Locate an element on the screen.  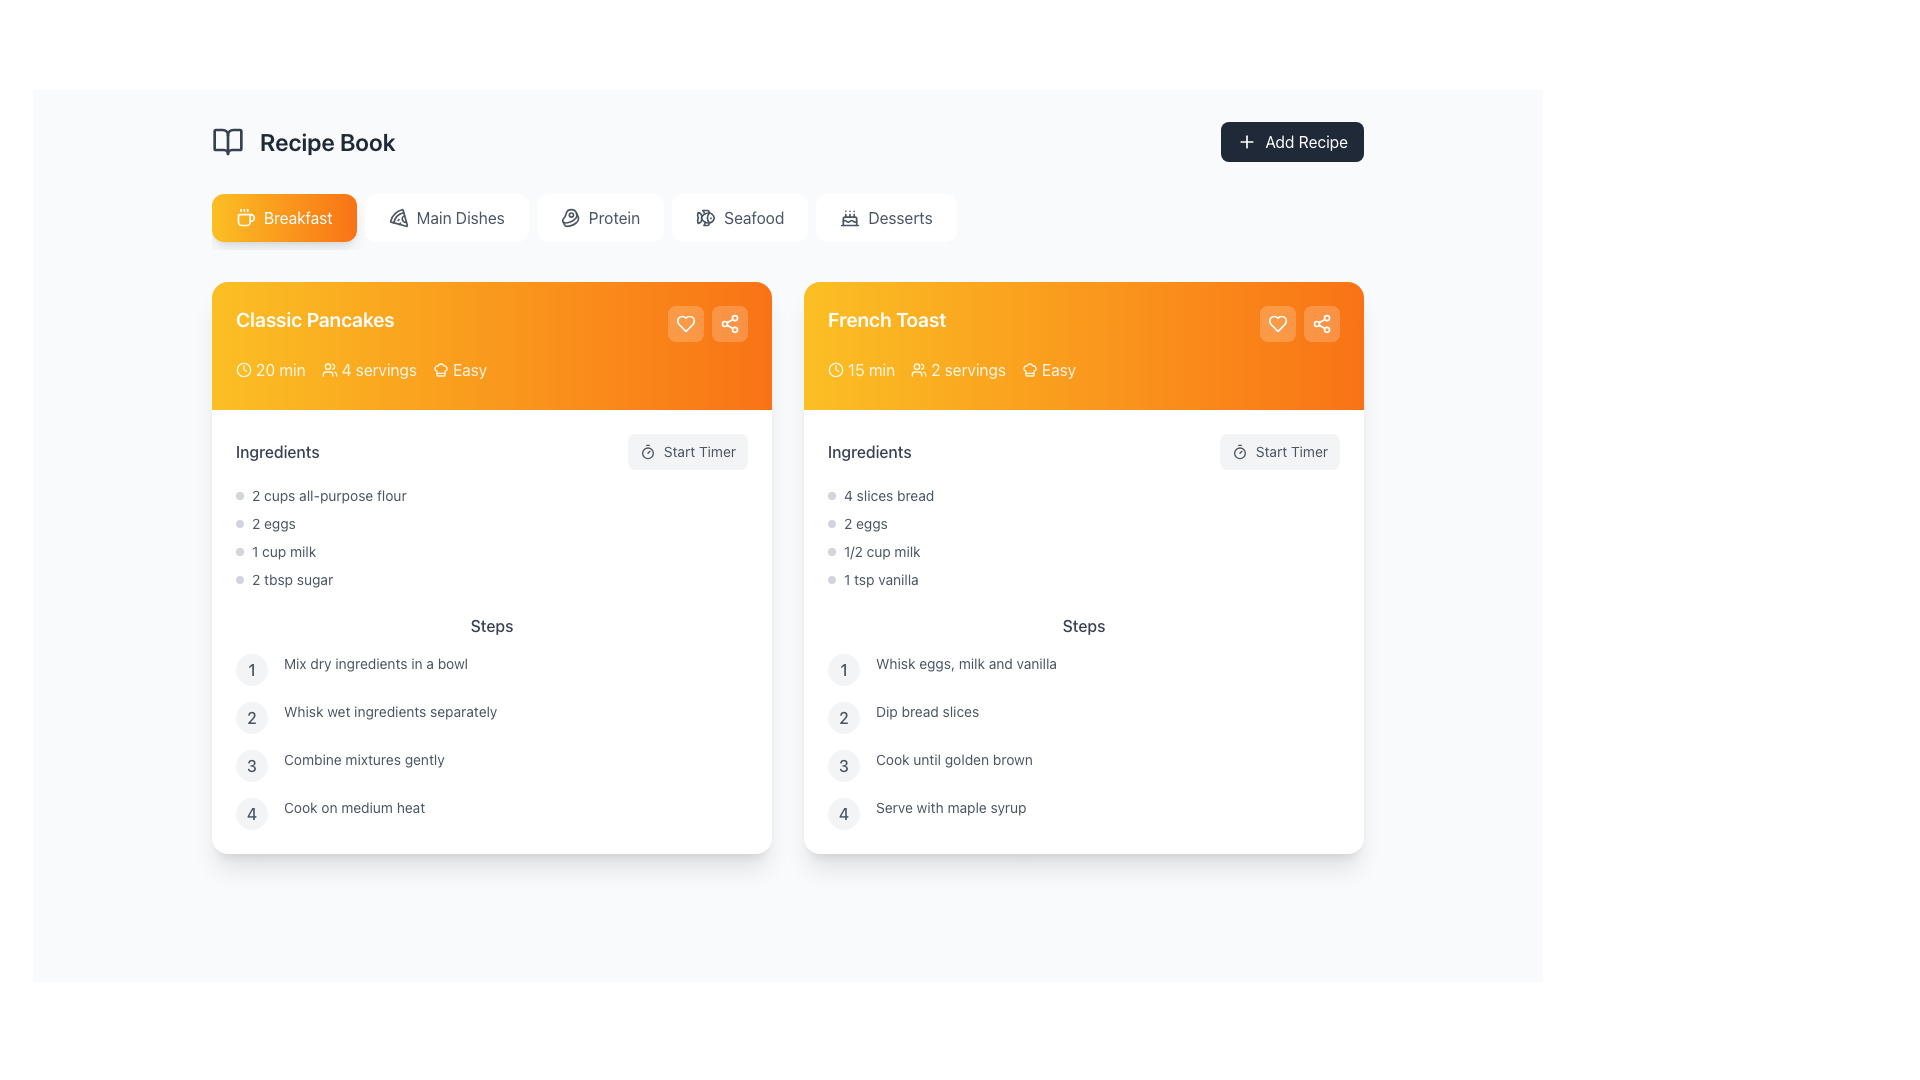
the cake icon with candles located in the navigation bar beneath 'Recipe Book', which is the first icon to the left of 'Desserts' is located at coordinates (850, 218).